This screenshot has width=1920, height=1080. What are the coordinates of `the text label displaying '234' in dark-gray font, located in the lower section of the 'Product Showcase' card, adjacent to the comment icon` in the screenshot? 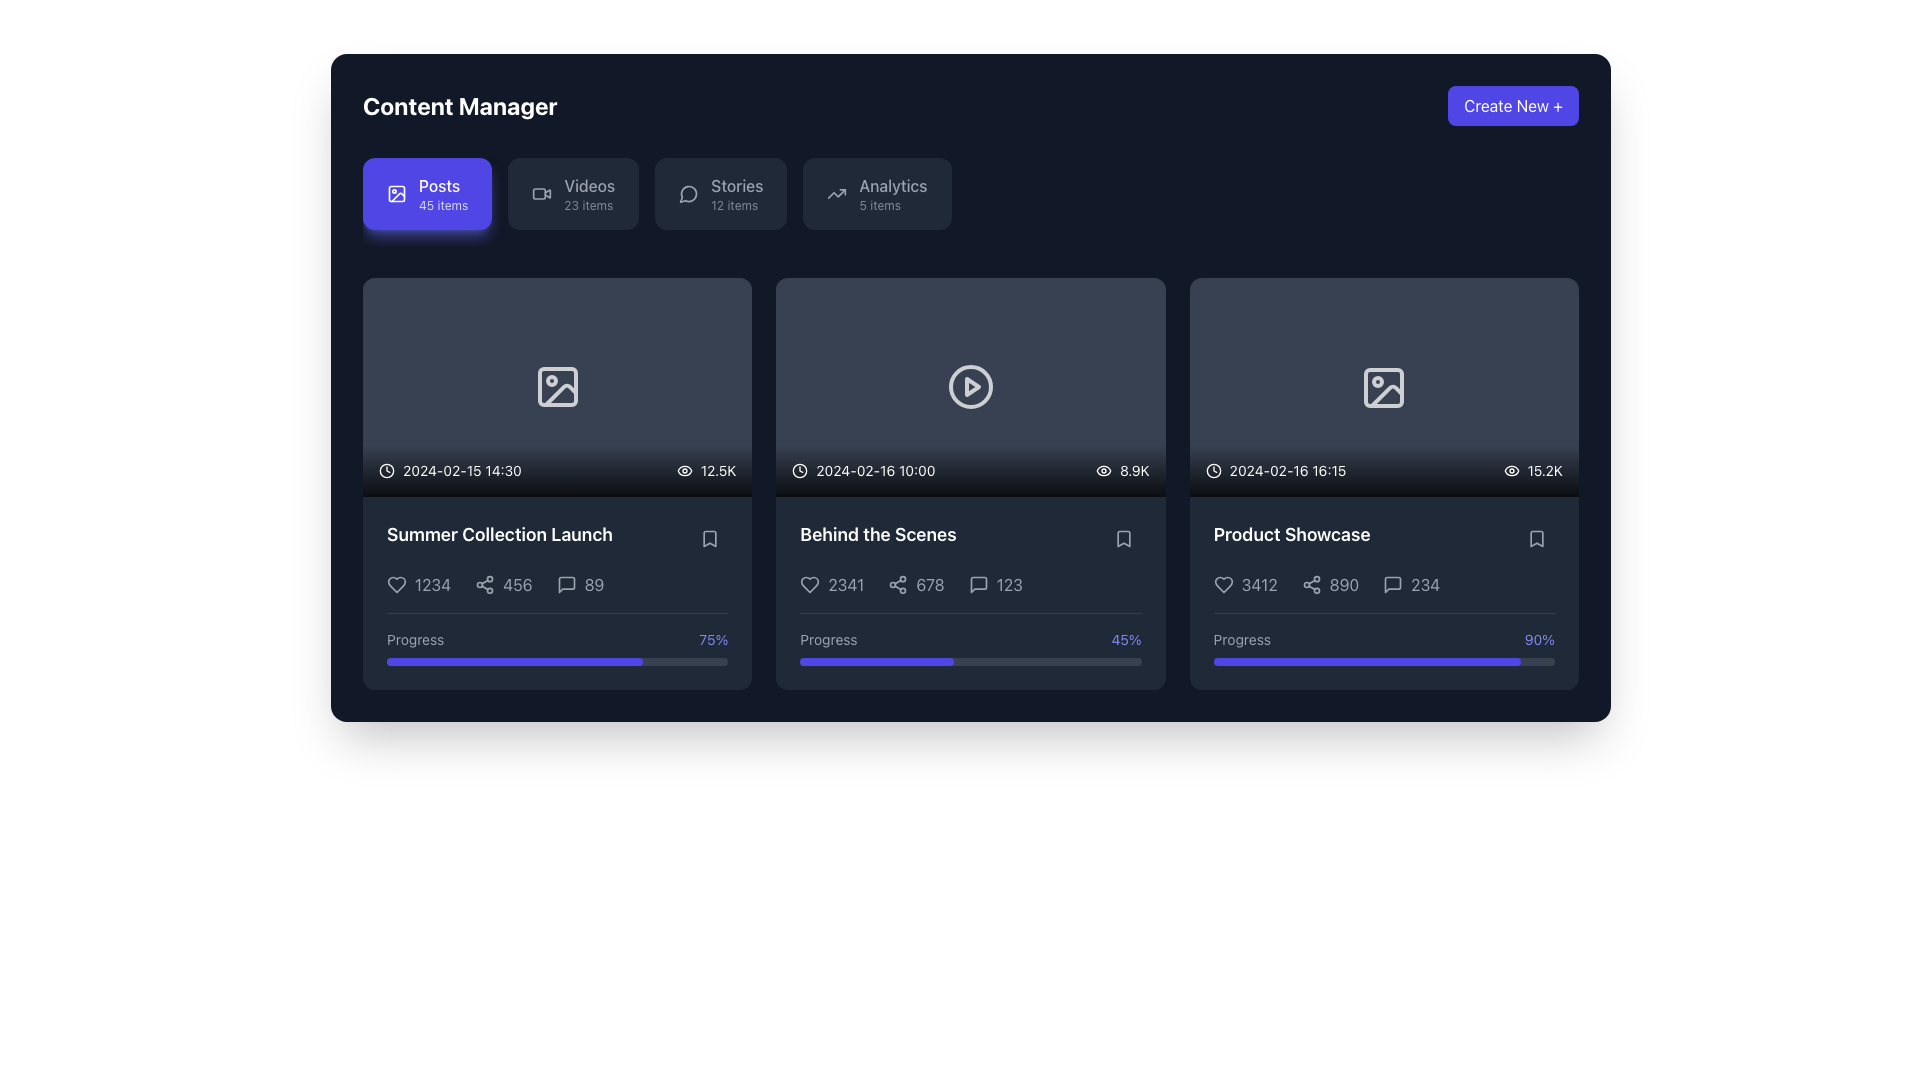 It's located at (1424, 585).